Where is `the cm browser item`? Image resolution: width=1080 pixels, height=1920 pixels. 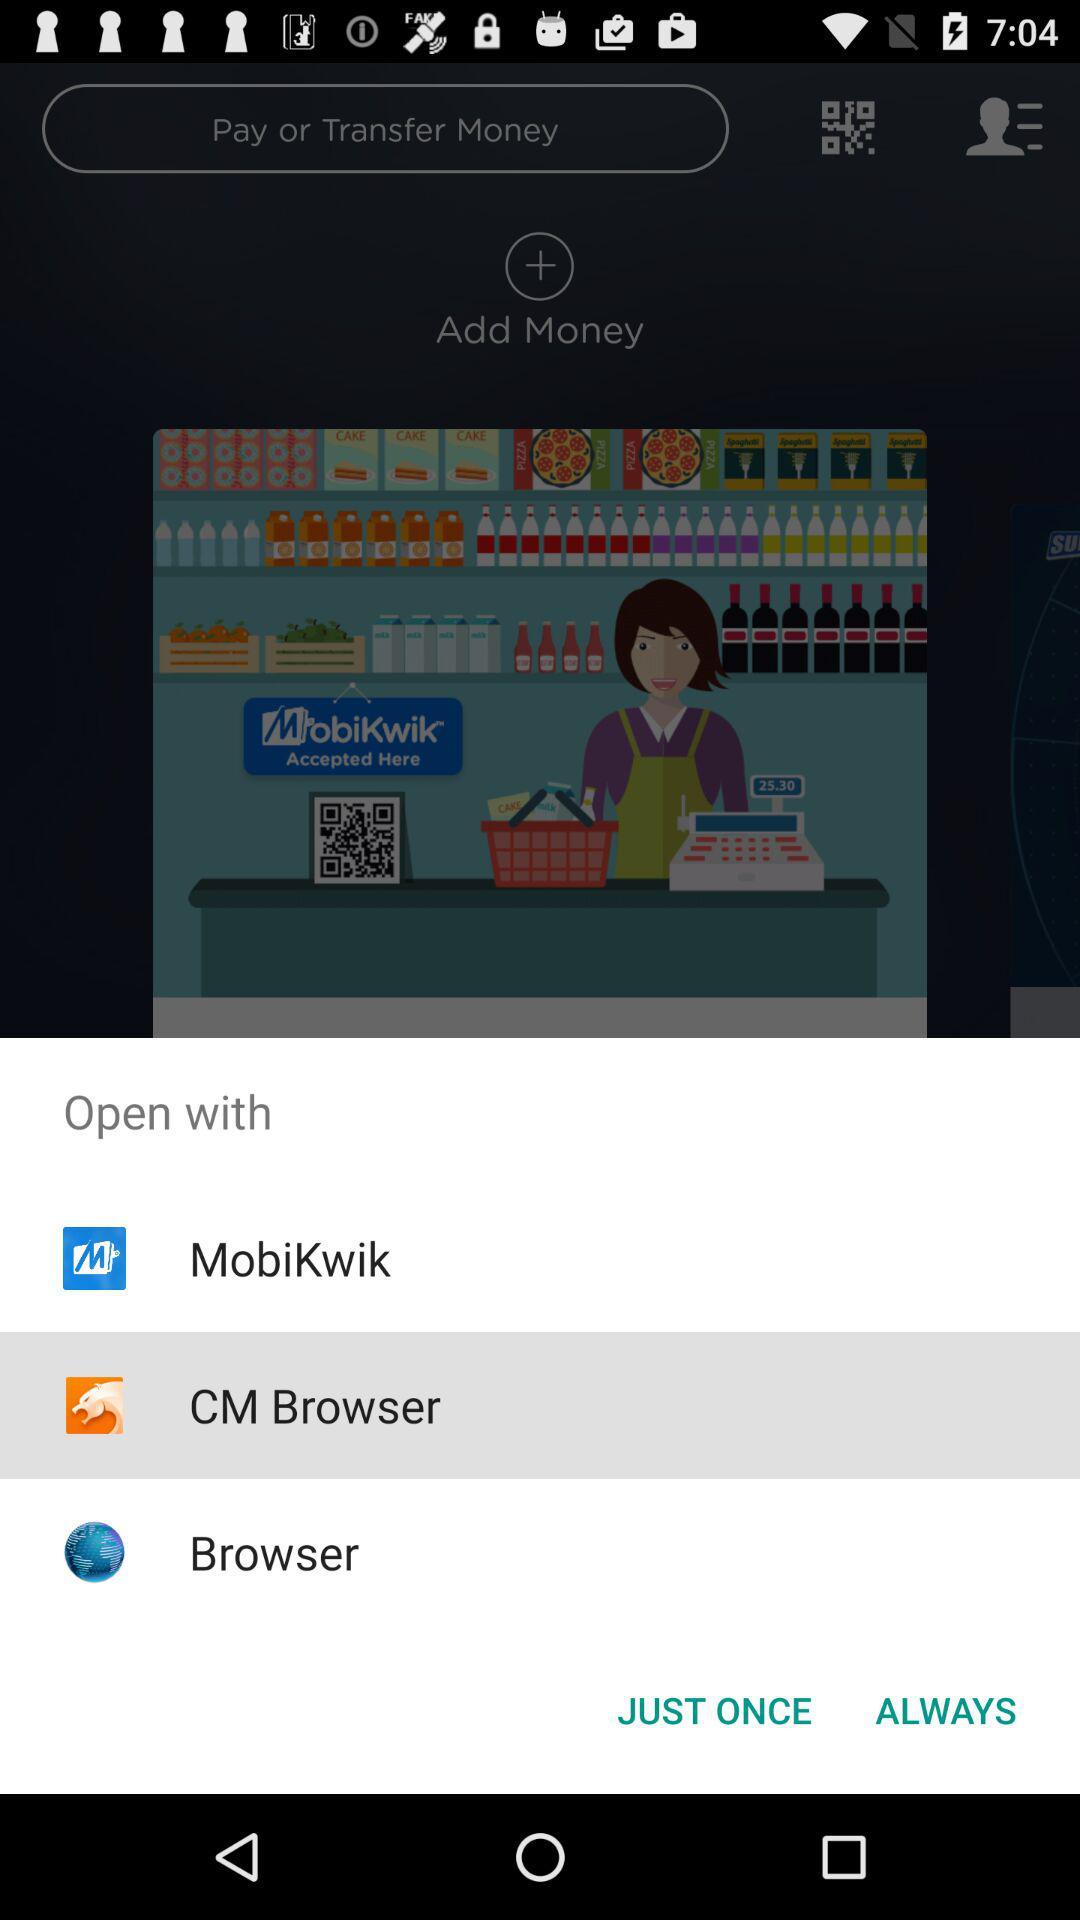 the cm browser item is located at coordinates (315, 1404).